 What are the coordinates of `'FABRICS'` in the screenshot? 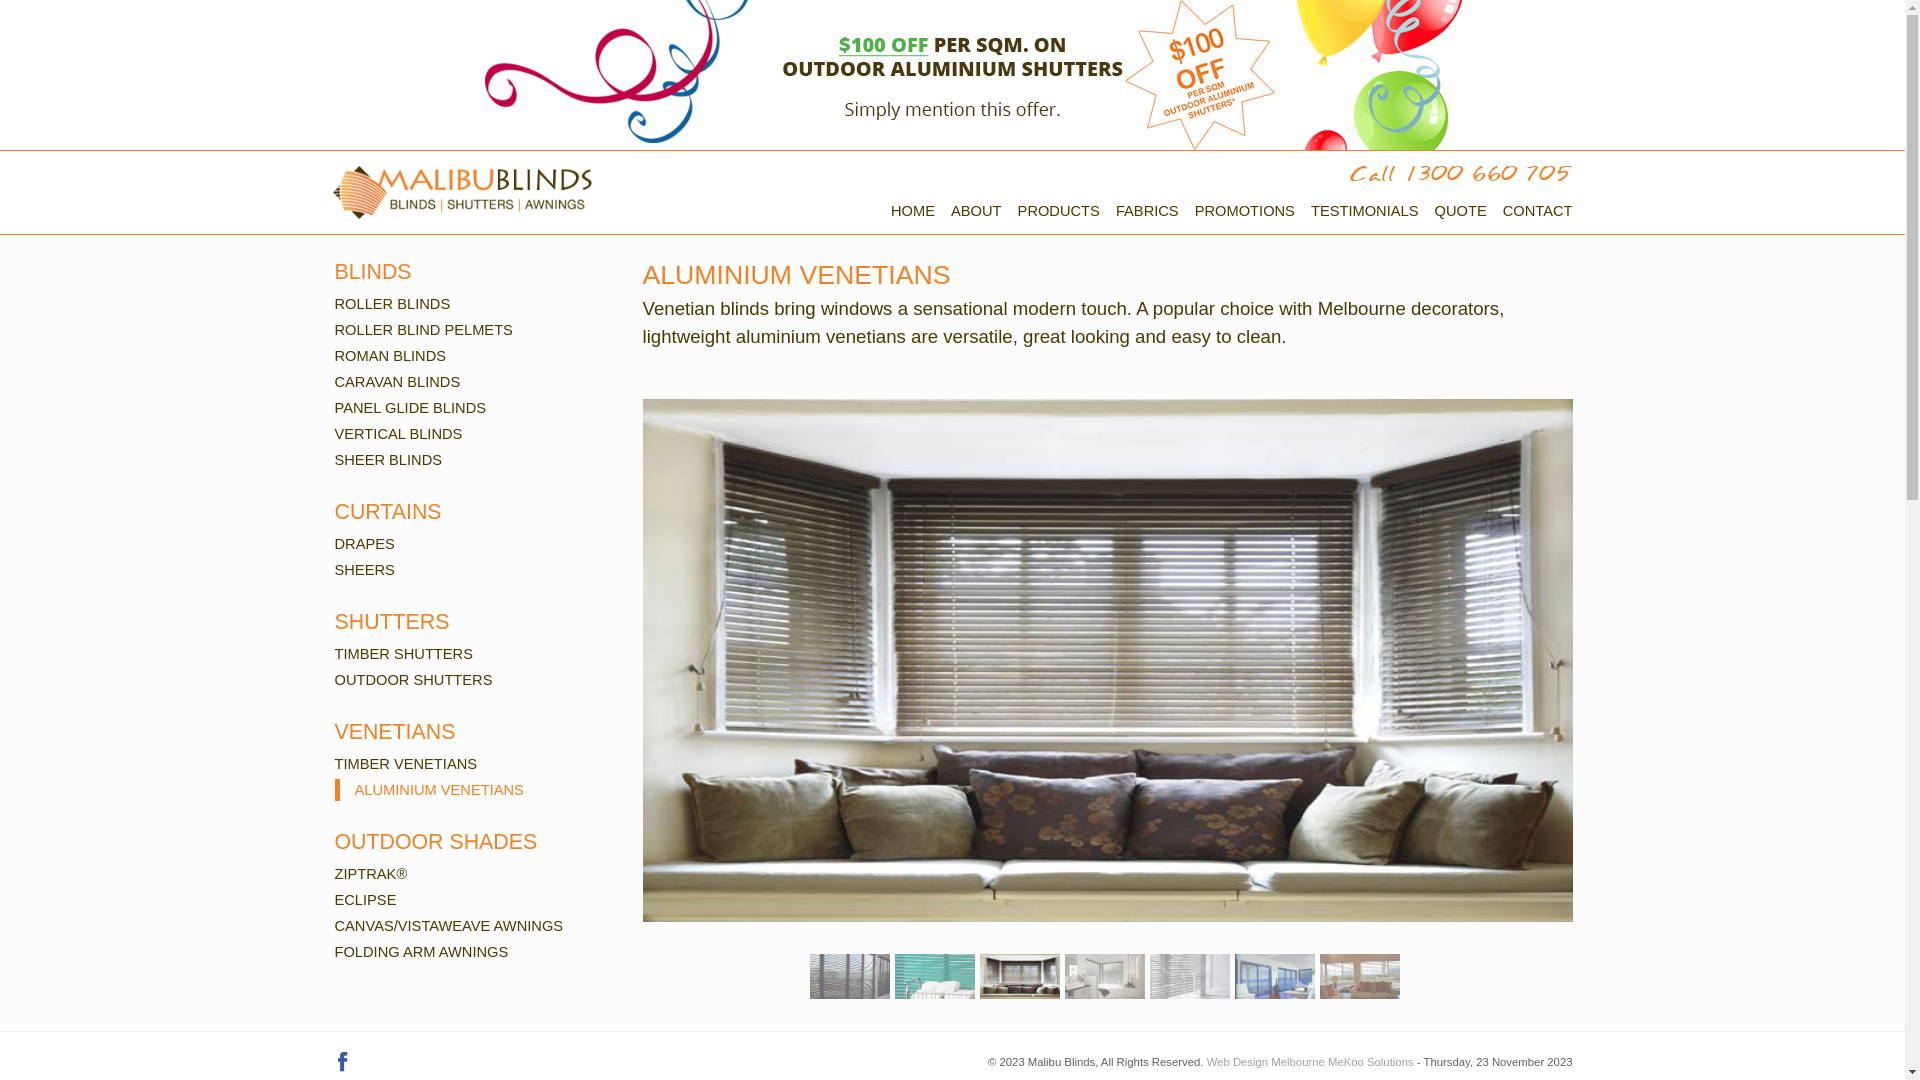 It's located at (1147, 211).